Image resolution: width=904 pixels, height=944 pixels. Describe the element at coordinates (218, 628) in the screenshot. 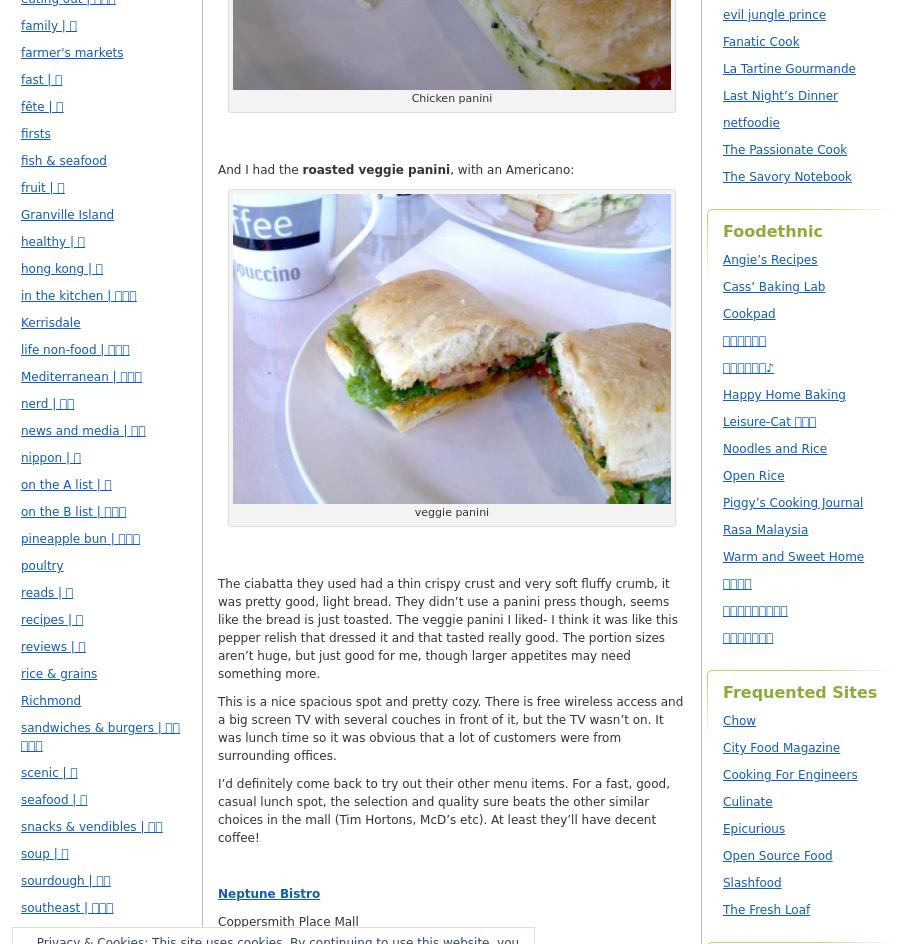

I see `'The ciabatta they used had a thin crispy crust and very soft fluffy crumb, it was pretty good, light bread. They didn’t use a panini press though, seems like the bread is just toasted. The veggie panini I liked- I think it was like this pepper relish that dressed it and that tasted really good. The portion sizes aren’t huge, but just good for me, though larger appetites may need something more.'` at that location.